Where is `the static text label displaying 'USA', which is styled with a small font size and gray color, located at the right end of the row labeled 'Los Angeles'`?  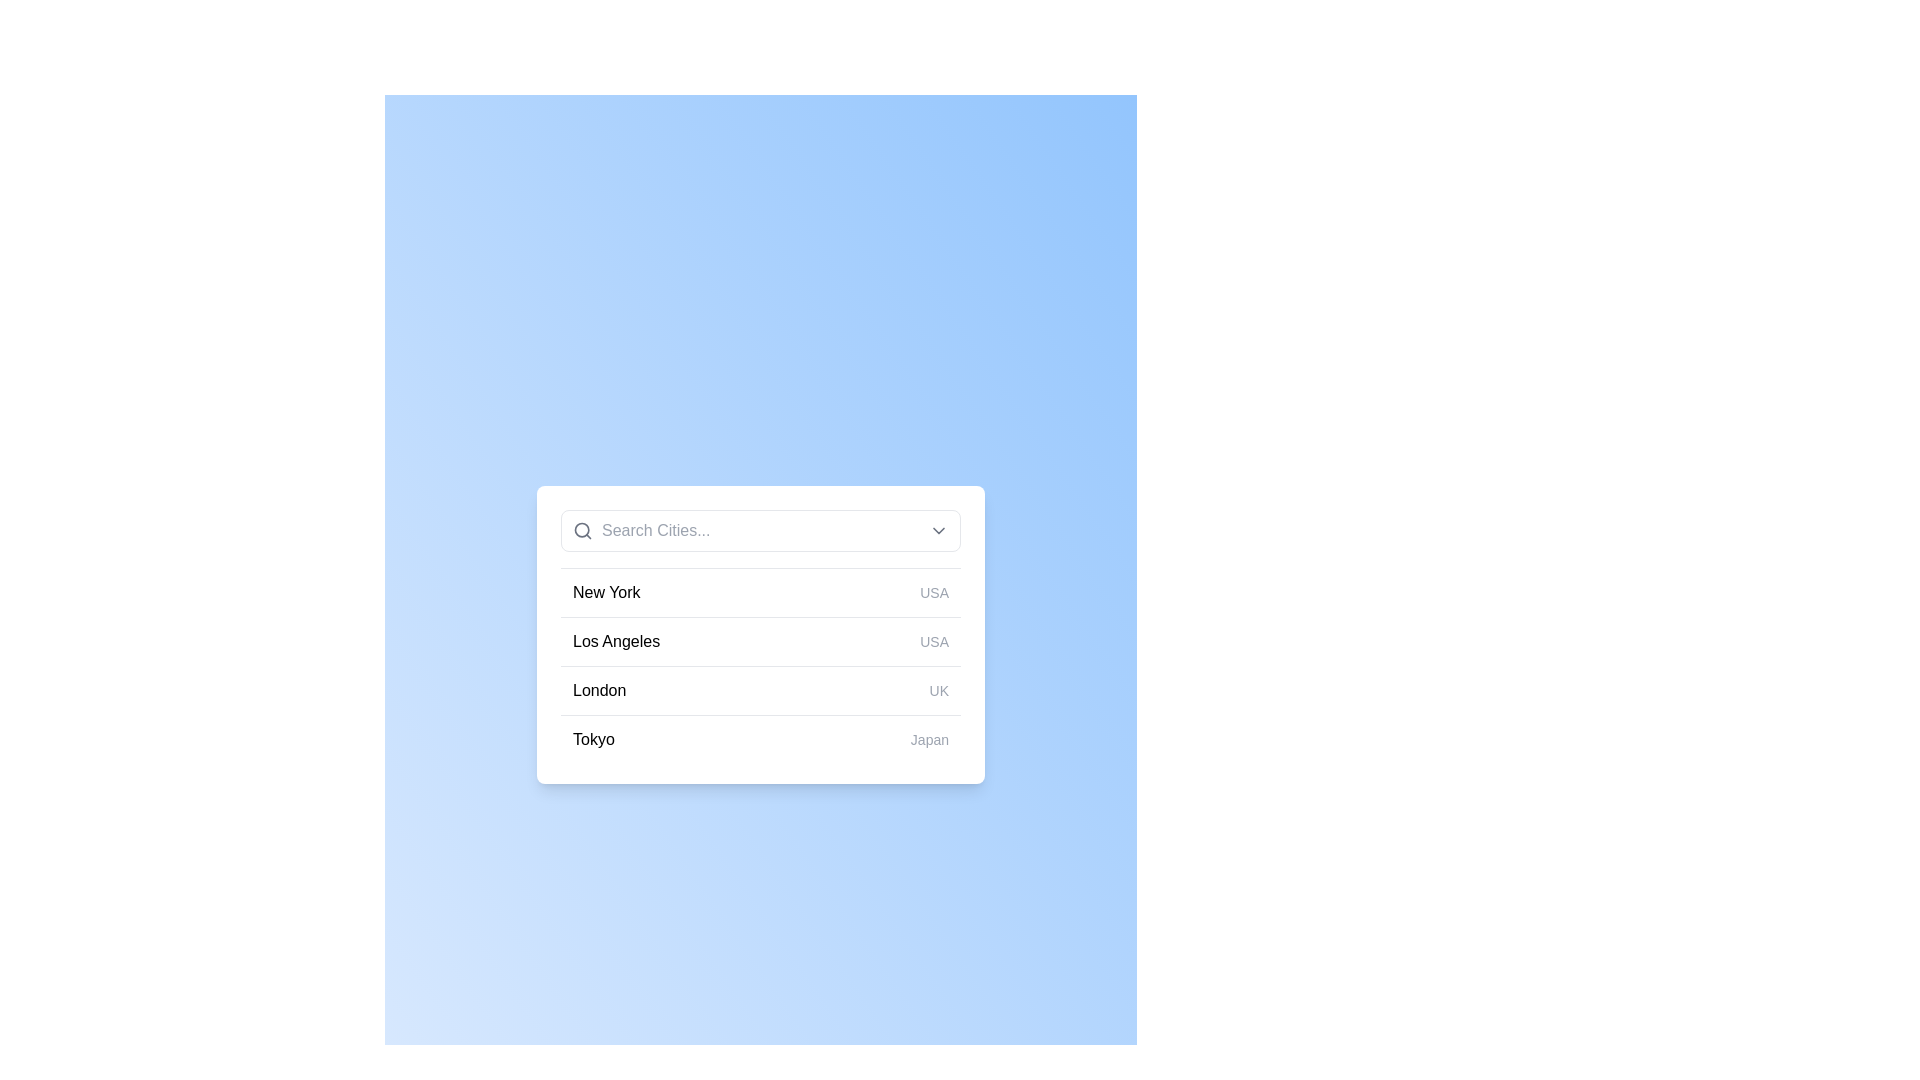 the static text label displaying 'USA', which is styled with a small font size and gray color, located at the right end of the row labeled 'Los Angeles' is located at coordinates (933, 641).